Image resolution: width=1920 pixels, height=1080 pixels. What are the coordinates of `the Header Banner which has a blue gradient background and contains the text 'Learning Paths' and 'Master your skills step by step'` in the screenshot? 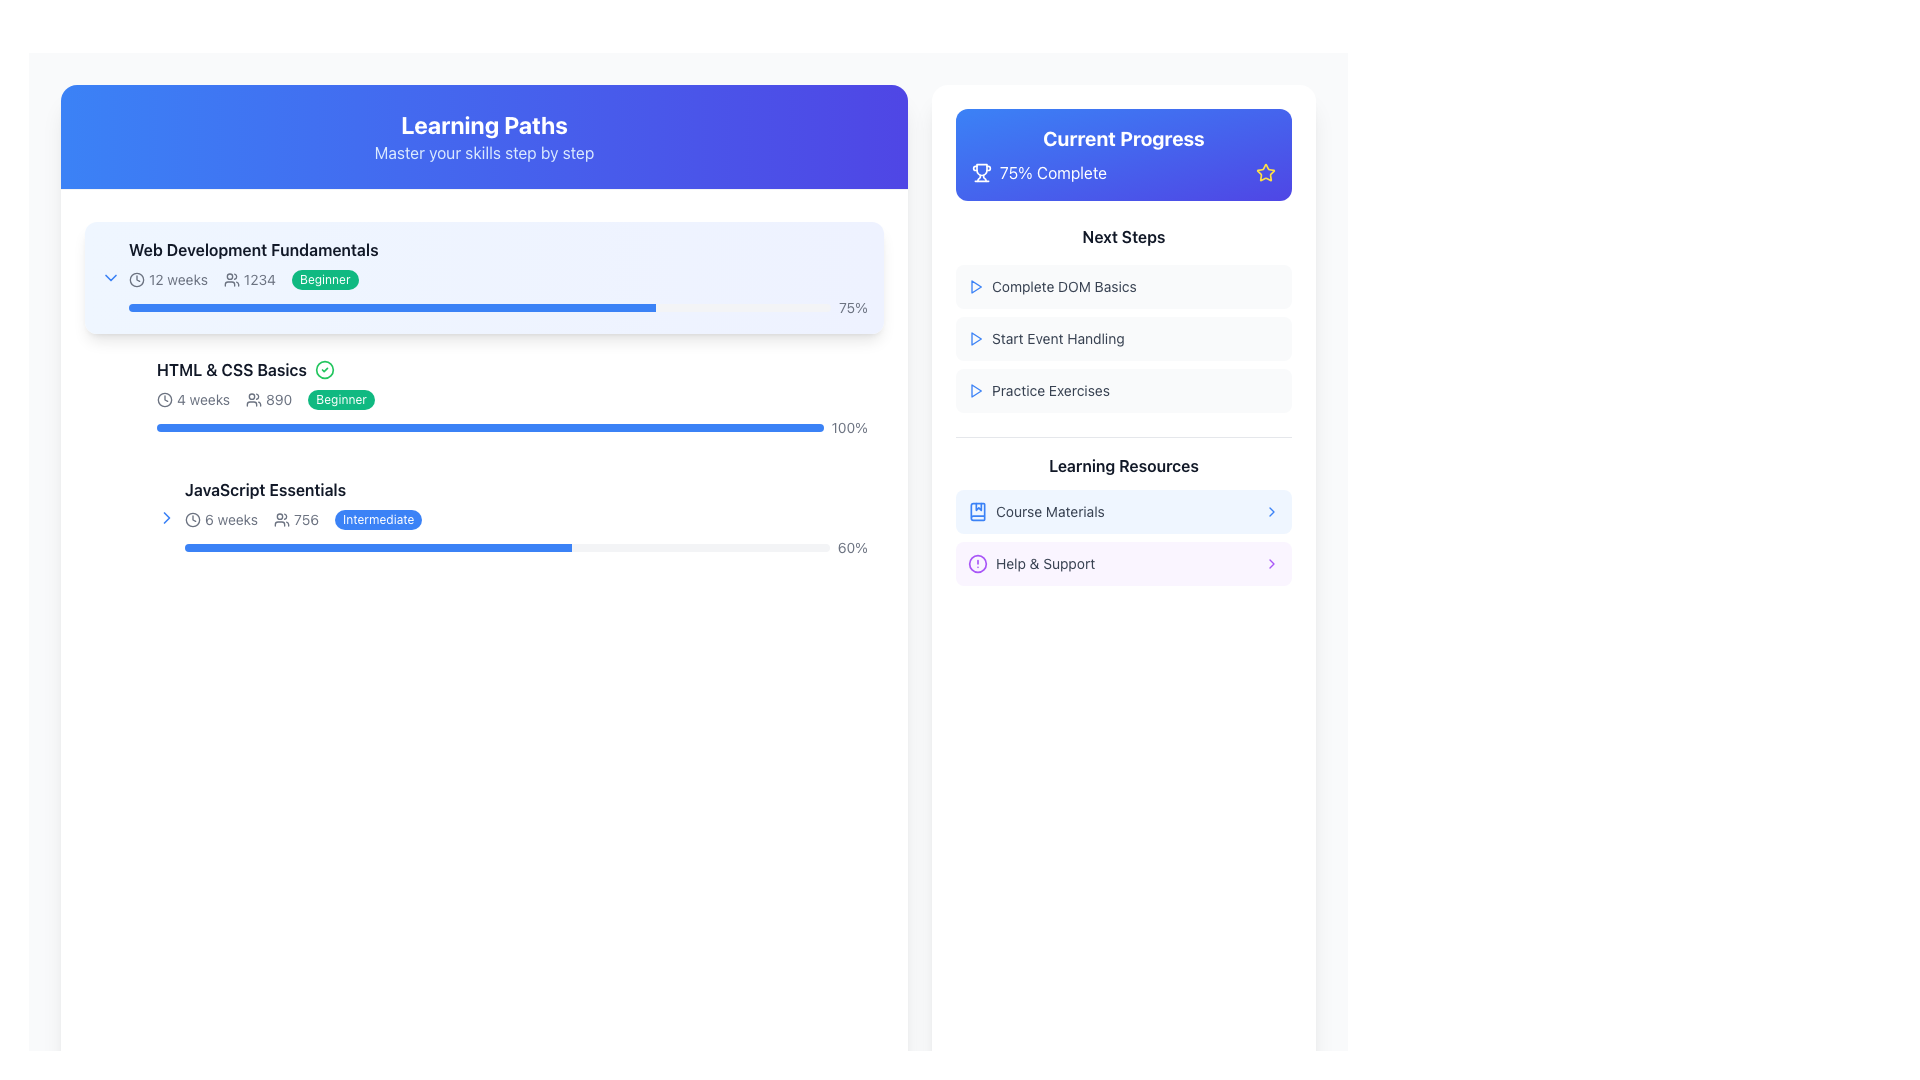 It's located at (484, 136).